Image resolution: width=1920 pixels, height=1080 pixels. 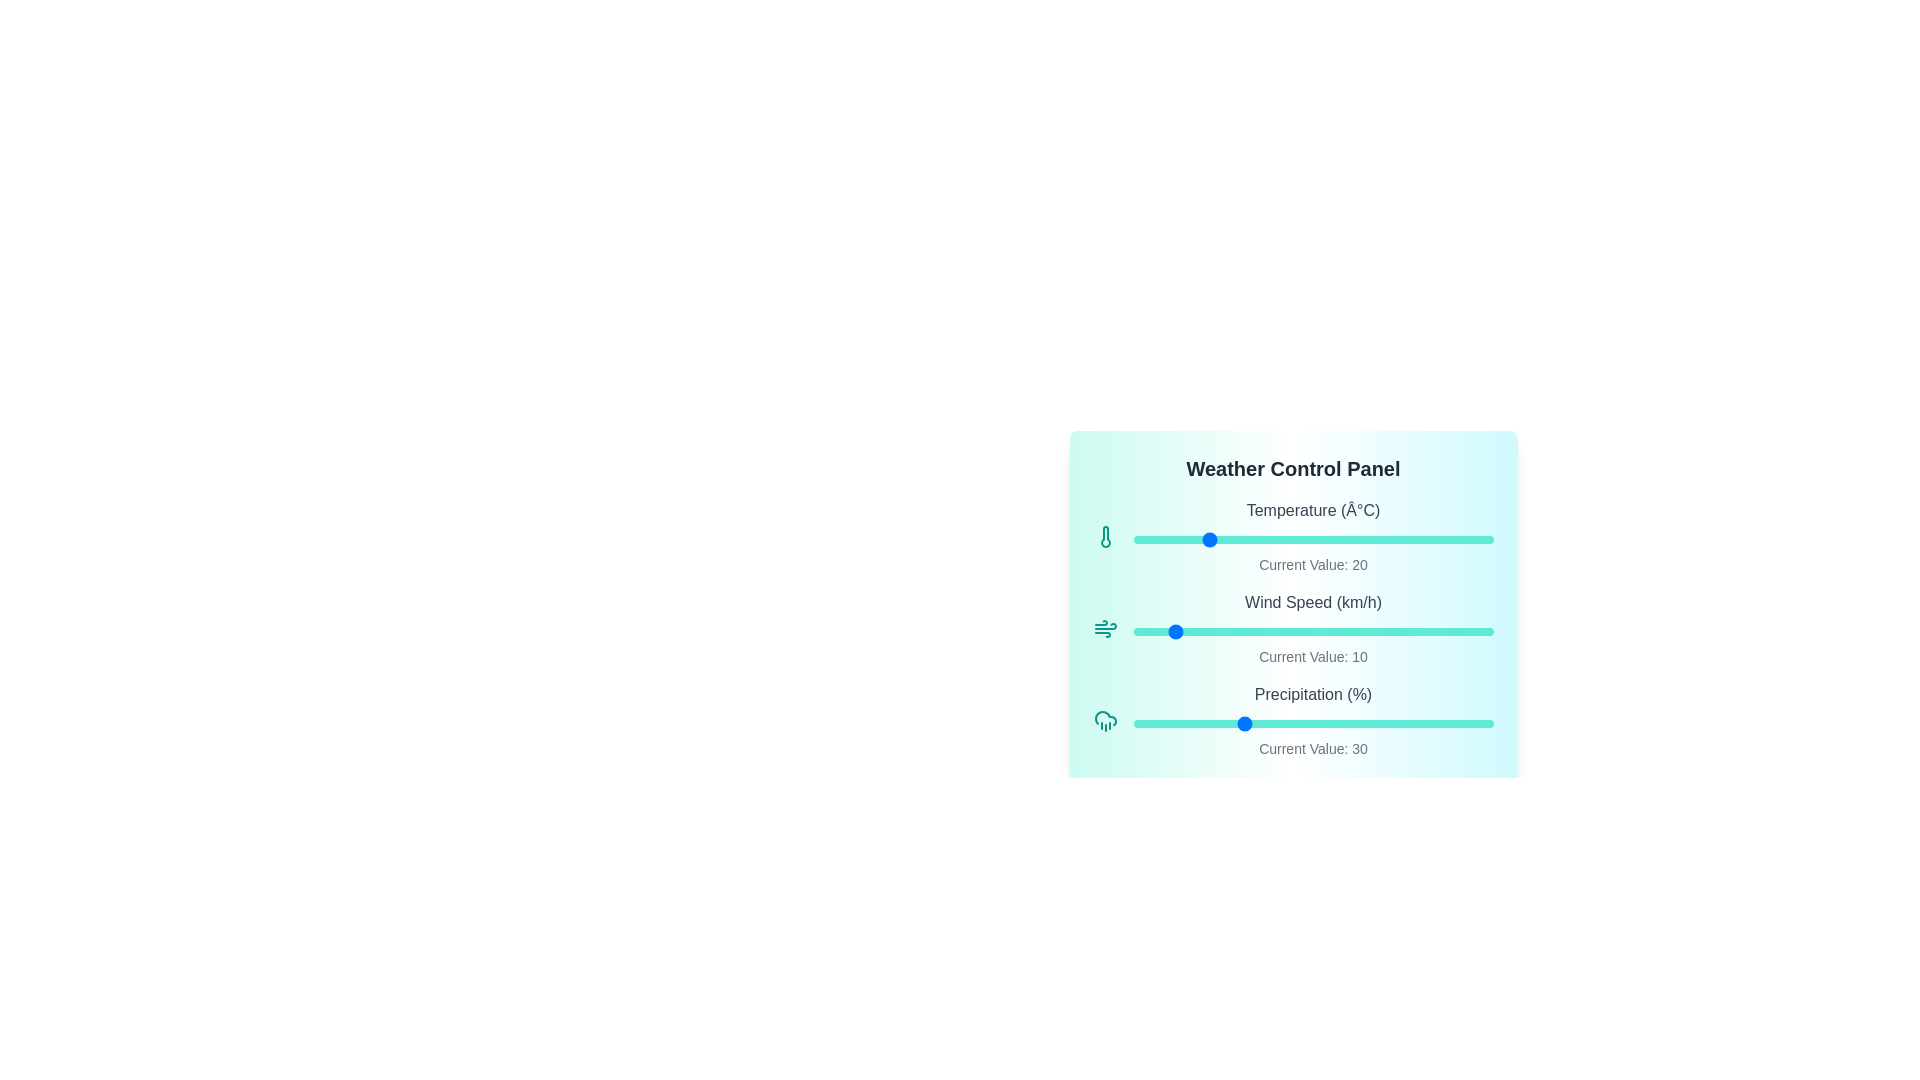 What do you see at coordinates (1338, 632) in the screenshot?
I see `the Wind Speed slider to 57 km/h` at bounding box center [1338, 632].